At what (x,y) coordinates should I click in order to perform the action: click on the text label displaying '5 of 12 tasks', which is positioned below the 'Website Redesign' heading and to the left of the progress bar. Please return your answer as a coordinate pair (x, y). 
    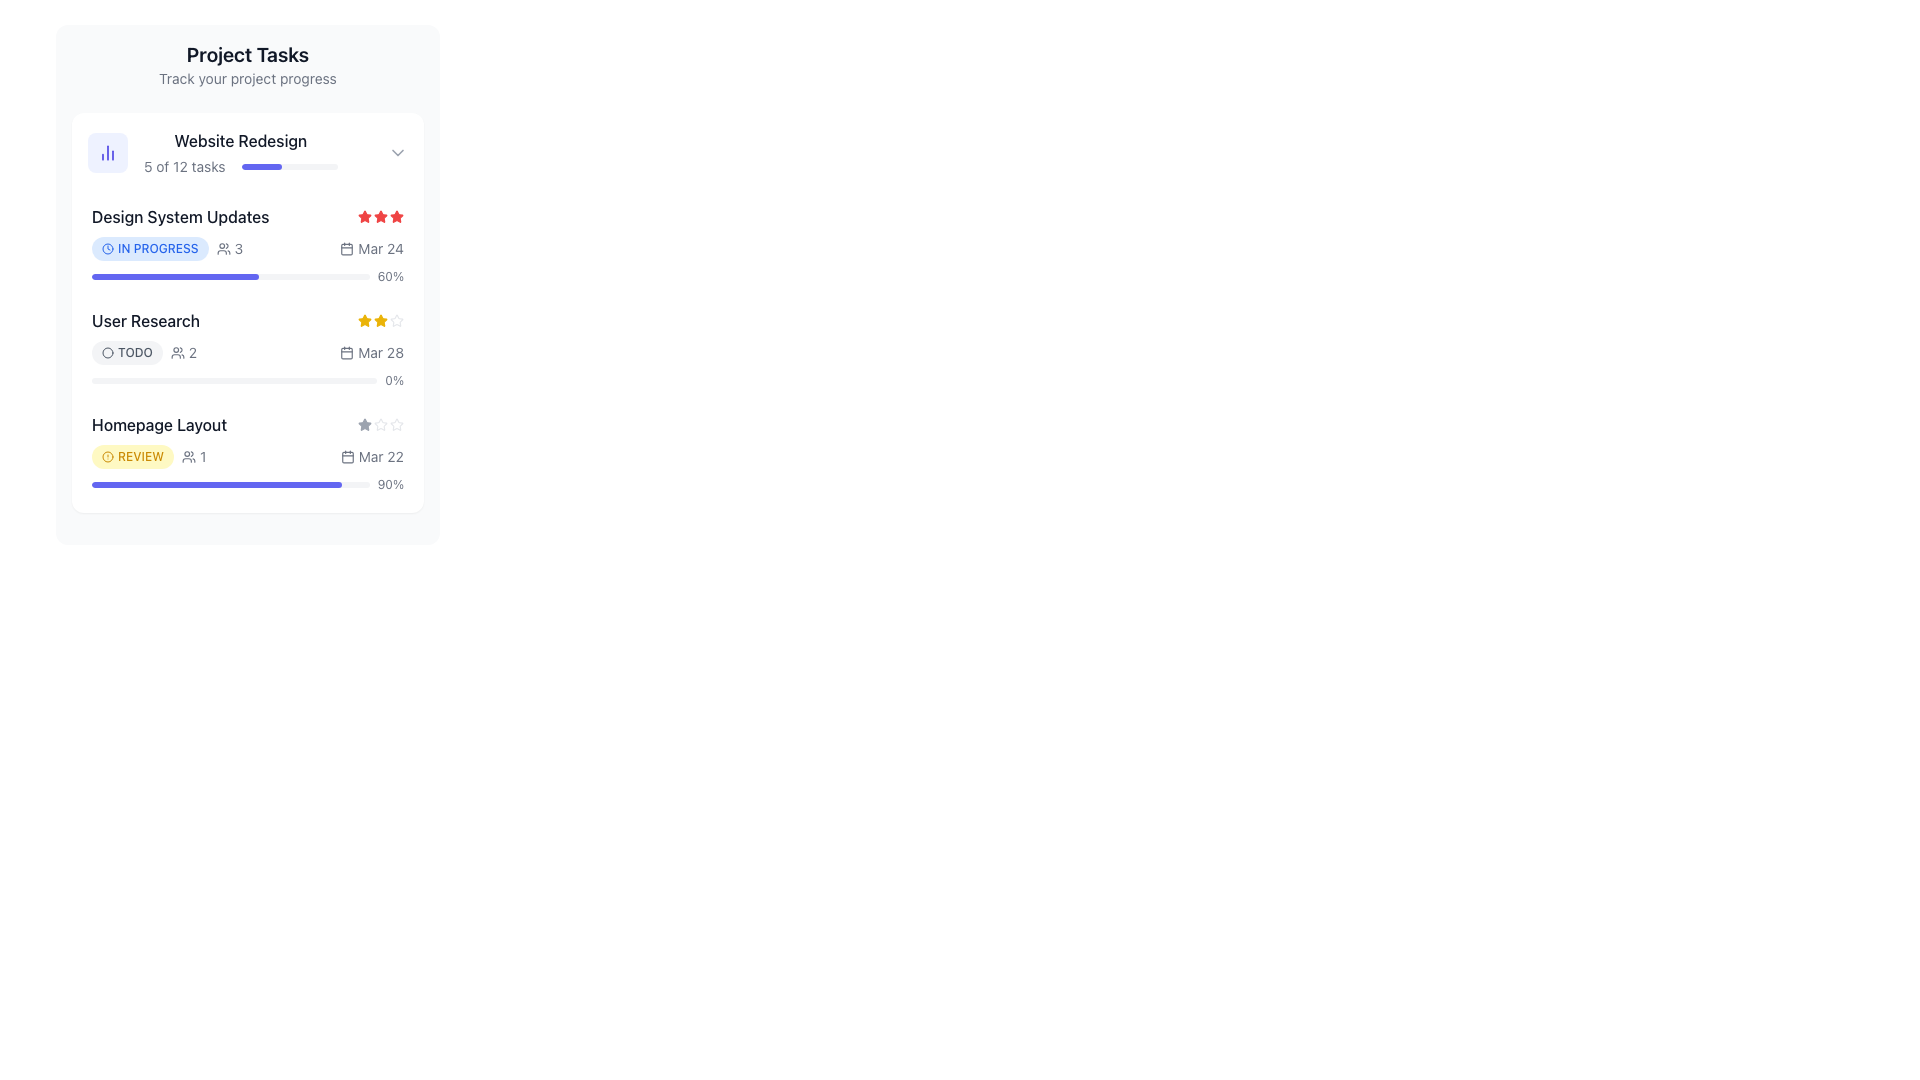
    Looking at the image, I should click on (184, 165).